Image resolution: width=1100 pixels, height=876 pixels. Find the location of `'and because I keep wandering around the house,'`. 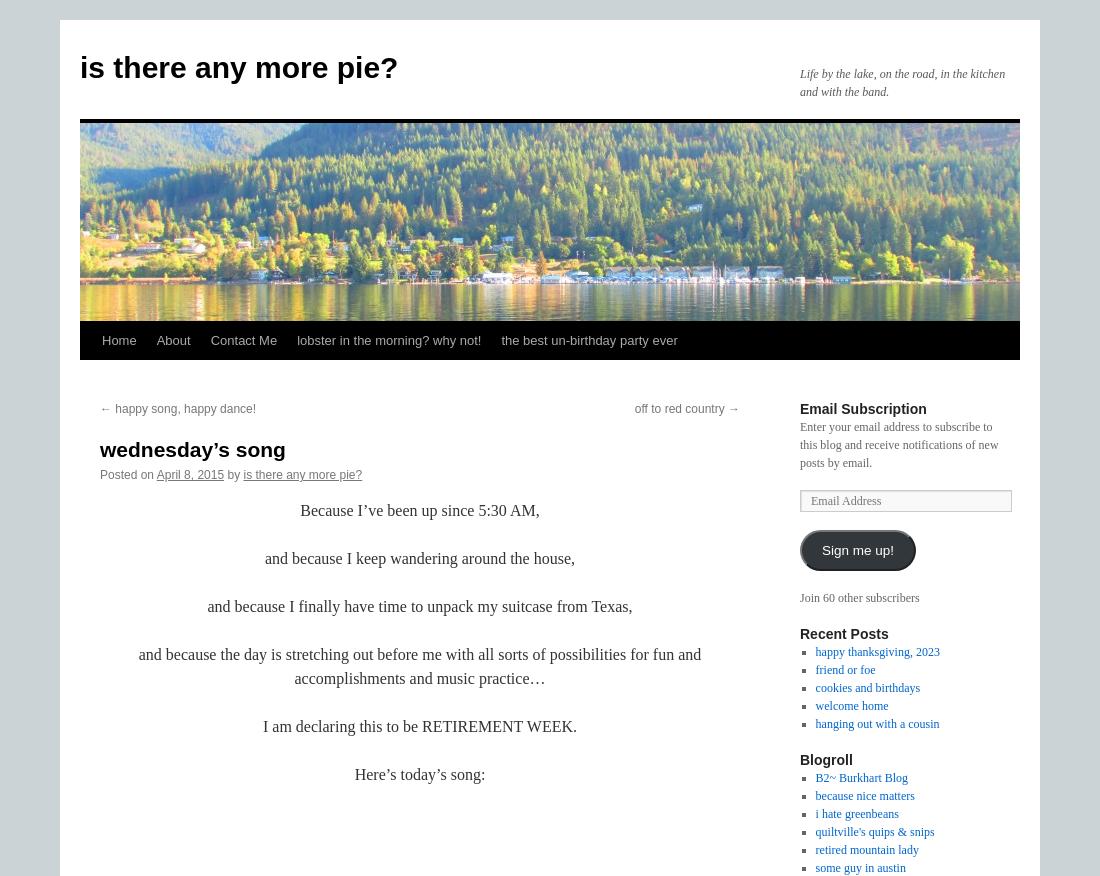

'and because I keep wandering around the house,' is located at coordinates (418, 557).